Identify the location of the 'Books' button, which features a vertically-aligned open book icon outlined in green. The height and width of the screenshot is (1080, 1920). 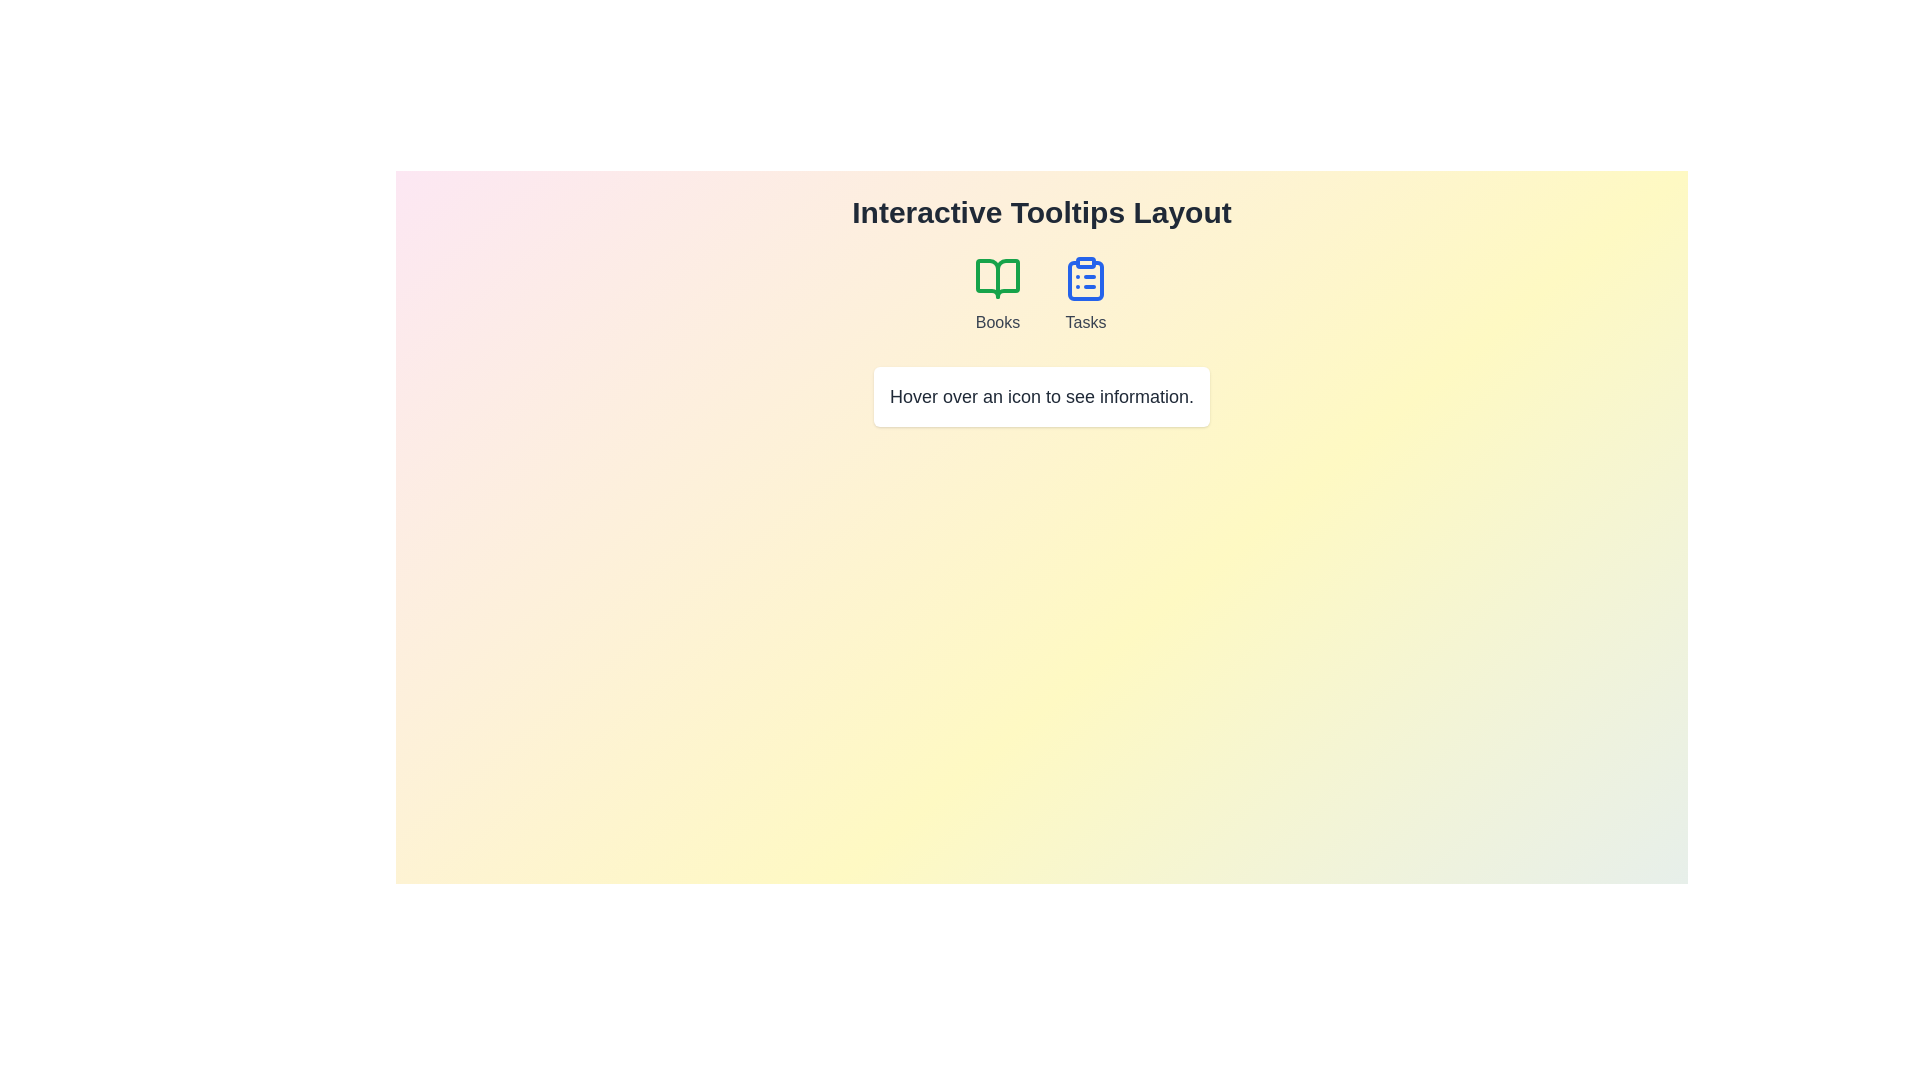
(998, 294).